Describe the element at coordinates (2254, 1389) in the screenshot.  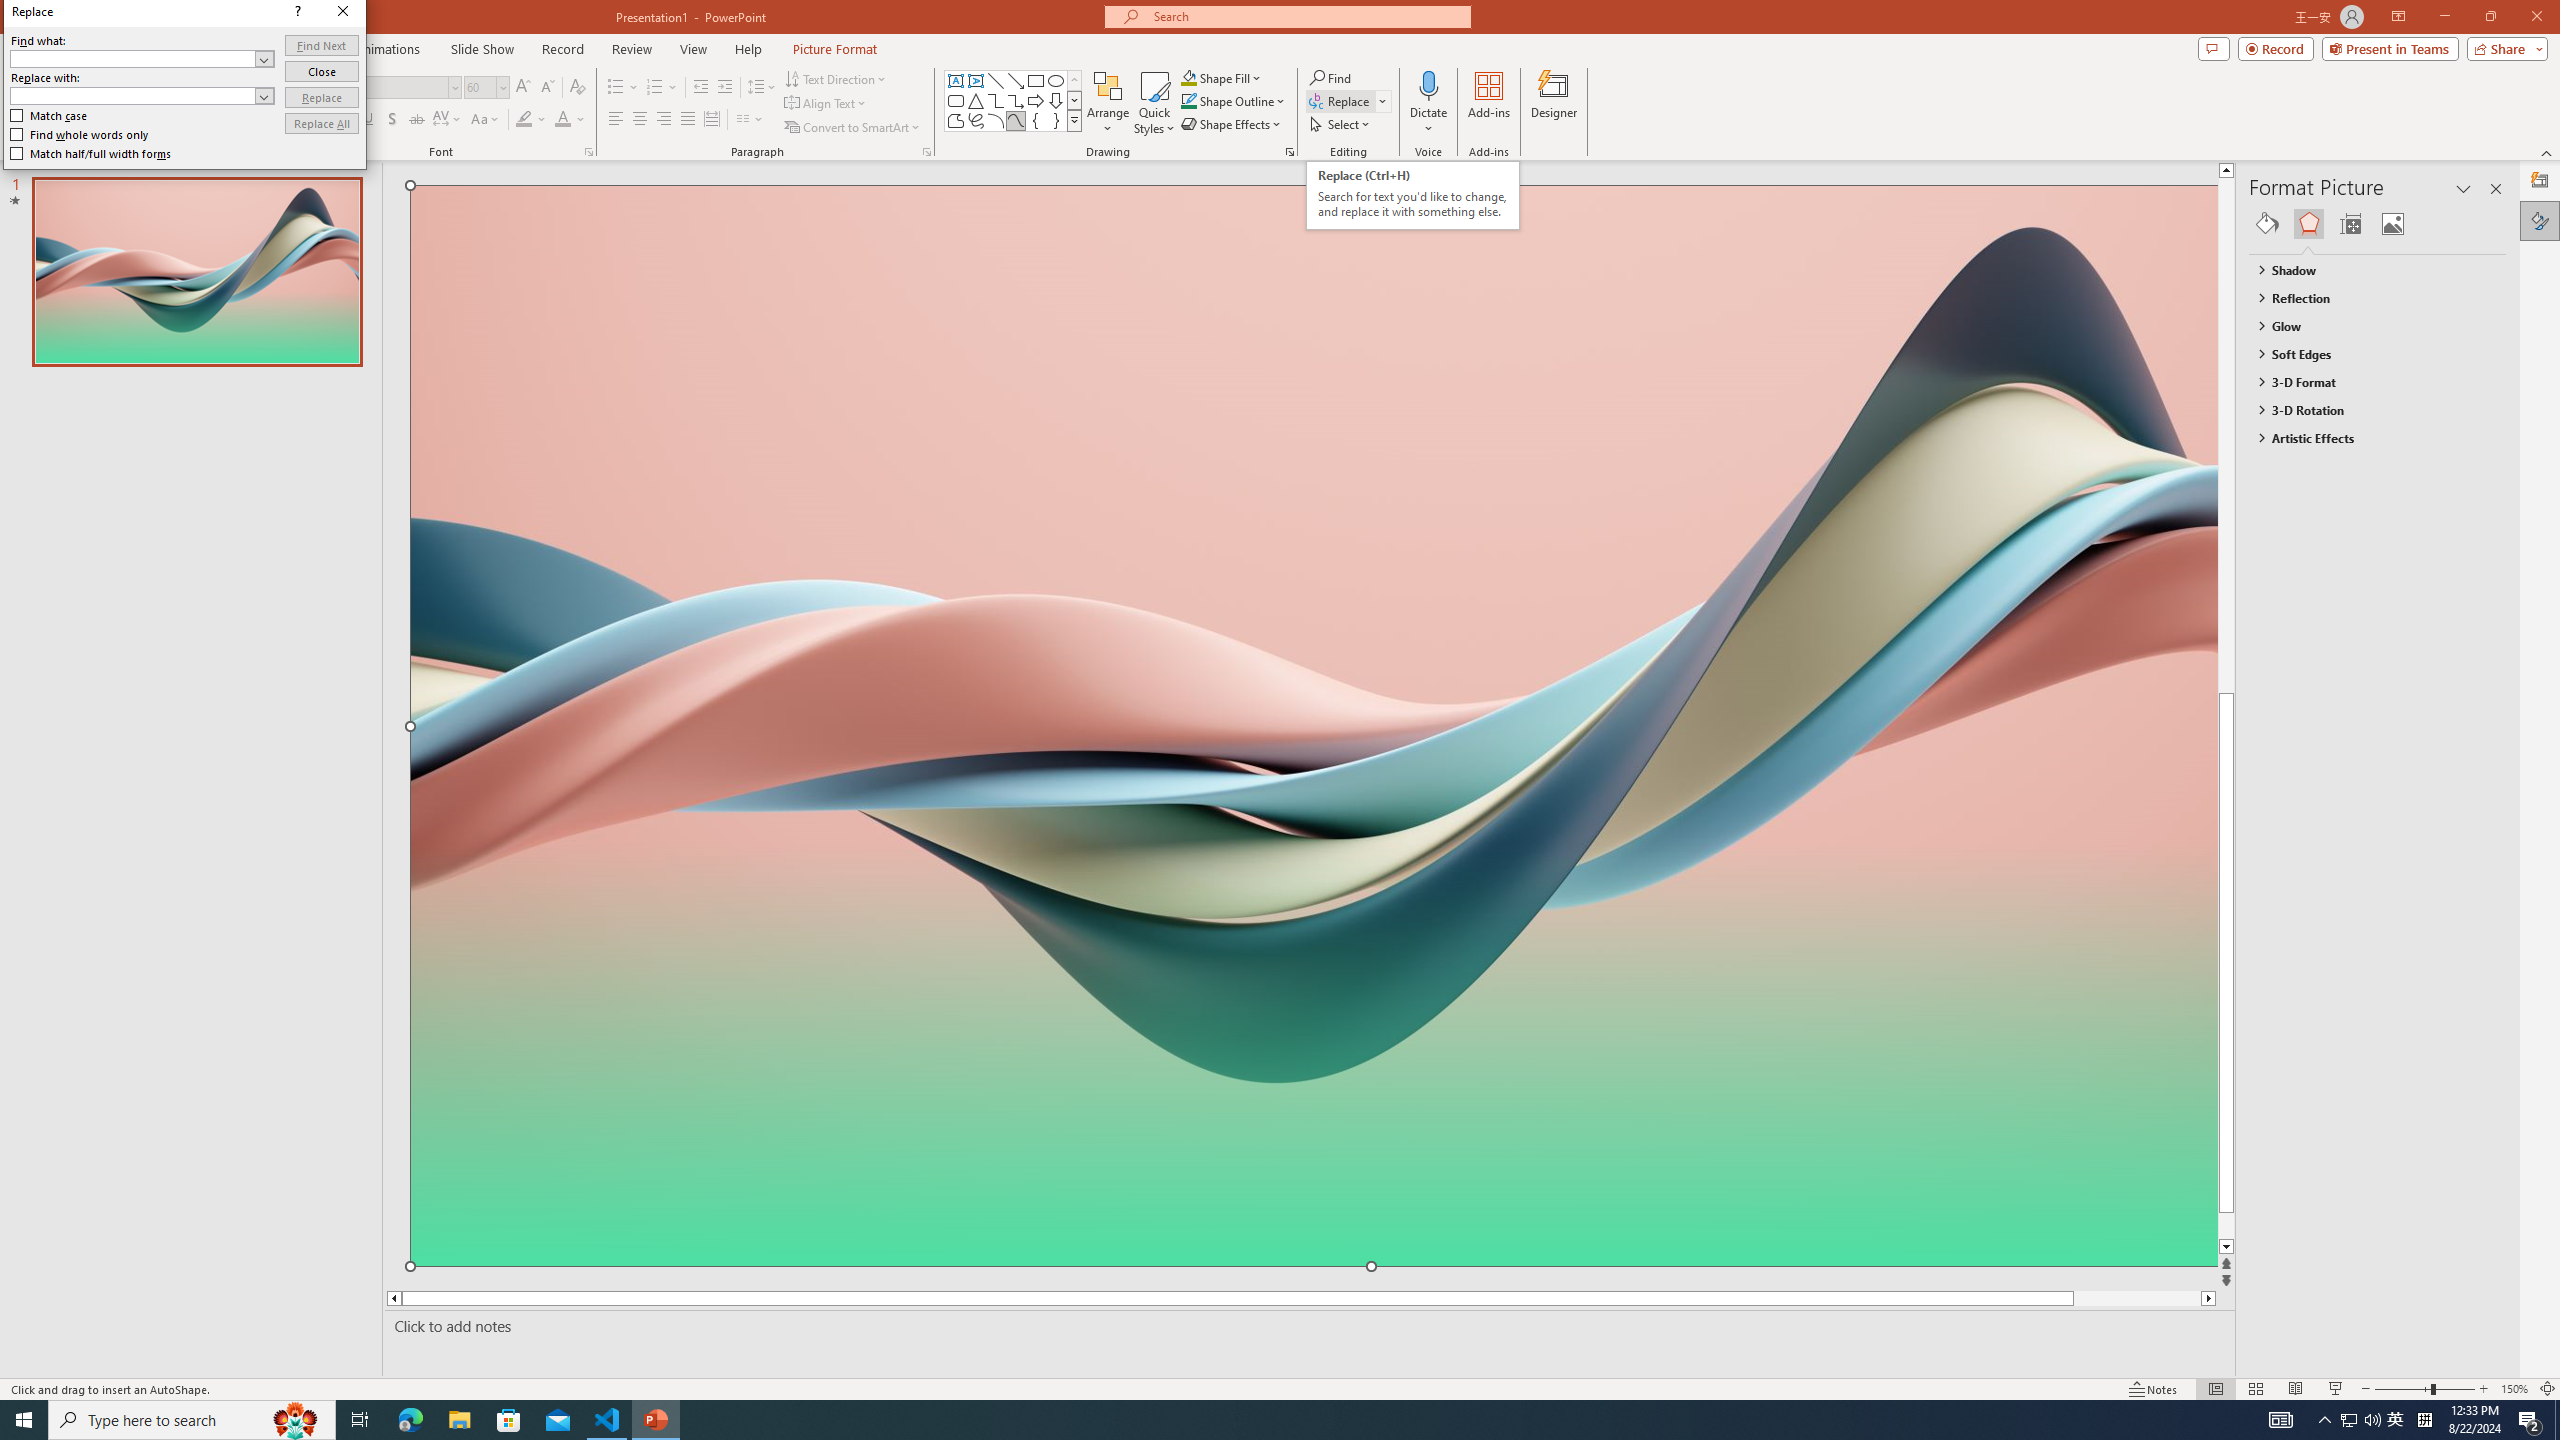
I see `'Slide Sorter'` at that location.